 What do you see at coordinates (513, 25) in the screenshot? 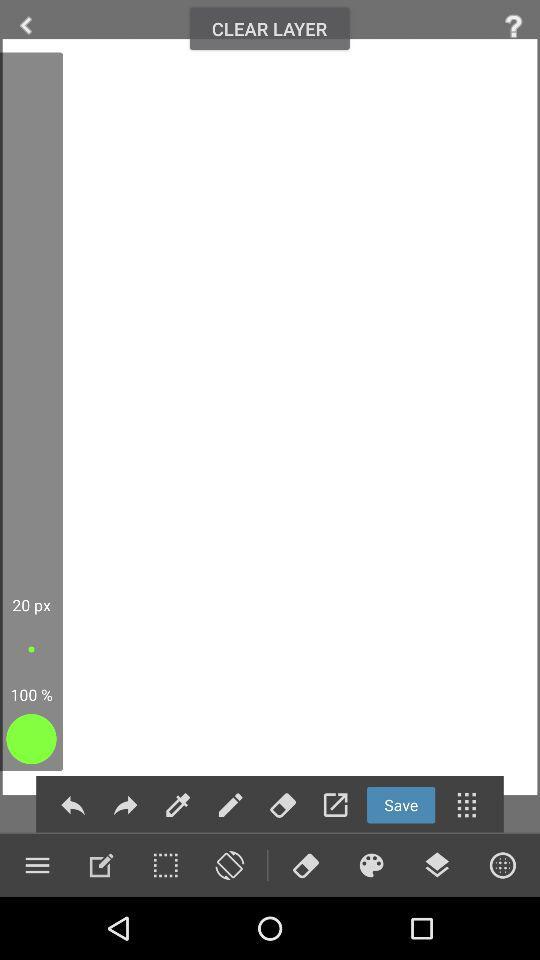
I see `more information` at bounding box center [513, 25].